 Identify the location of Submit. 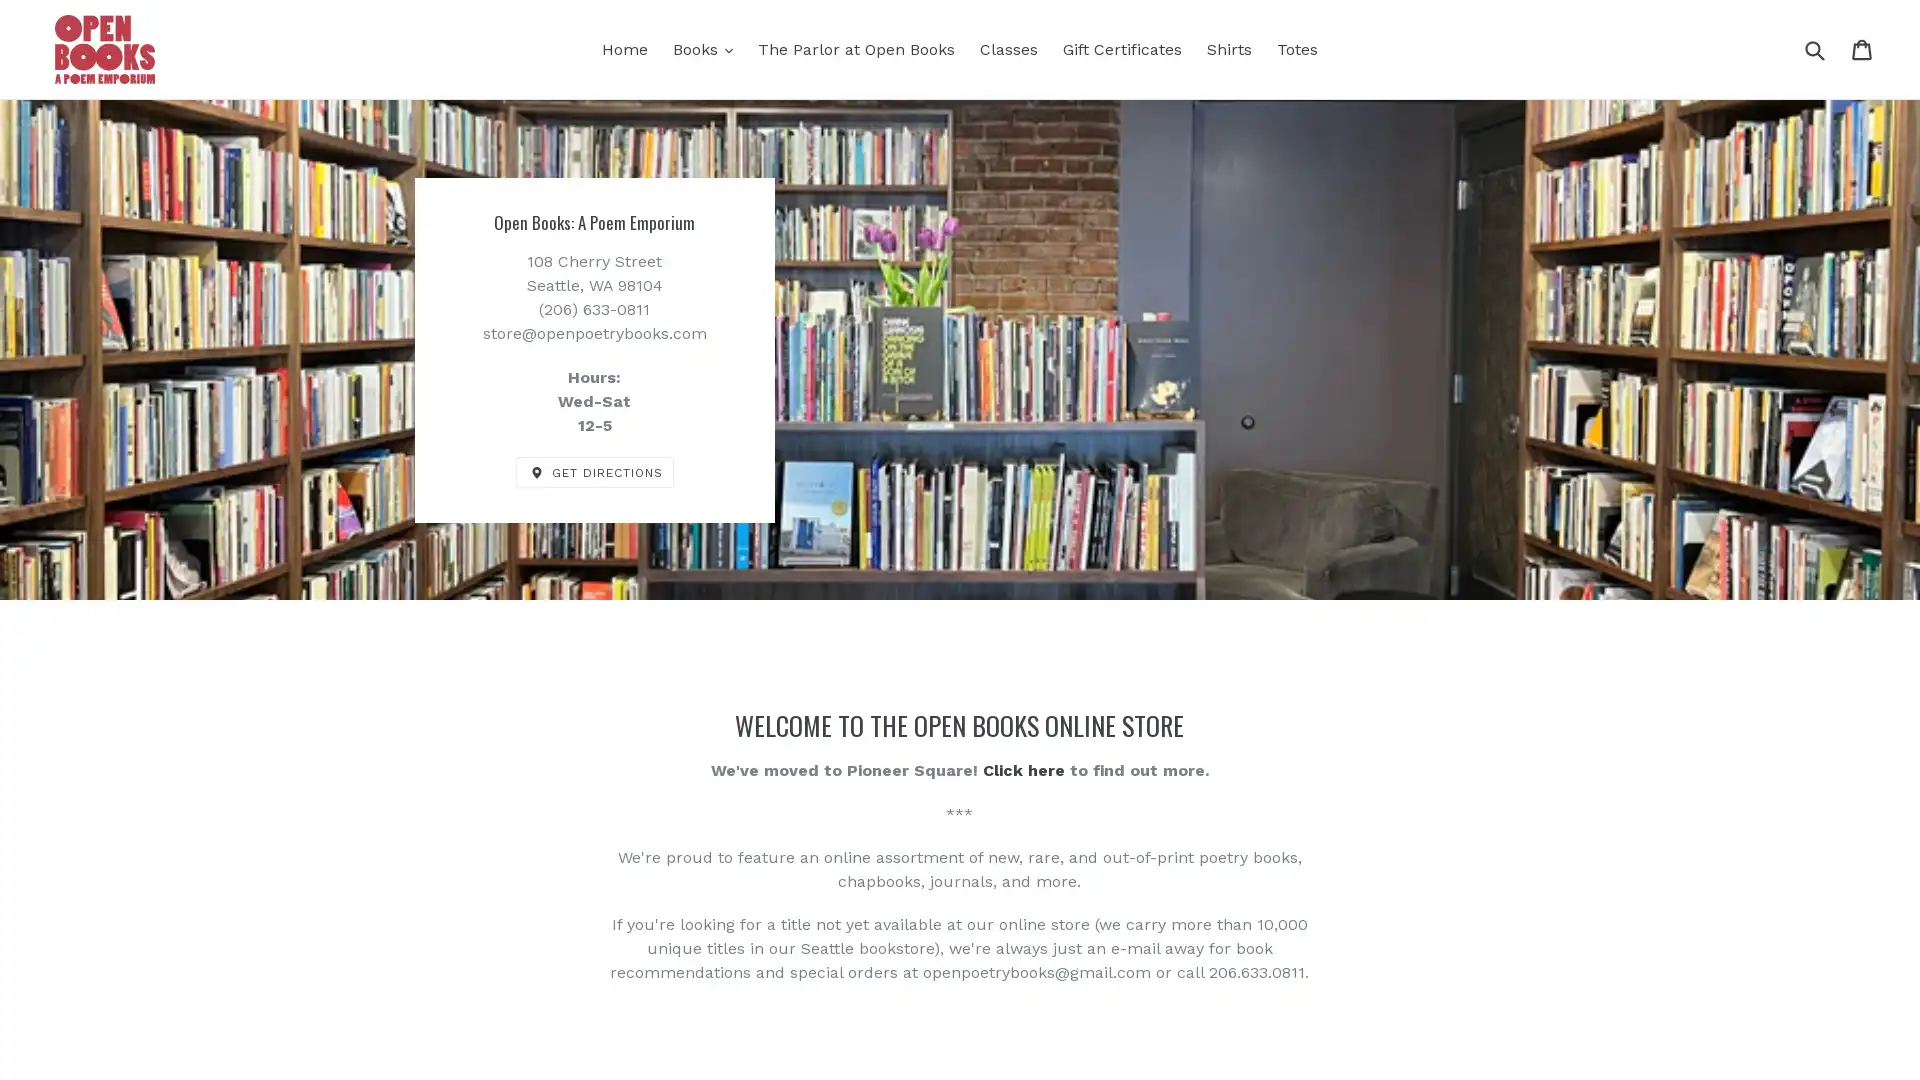
(1814, 48).